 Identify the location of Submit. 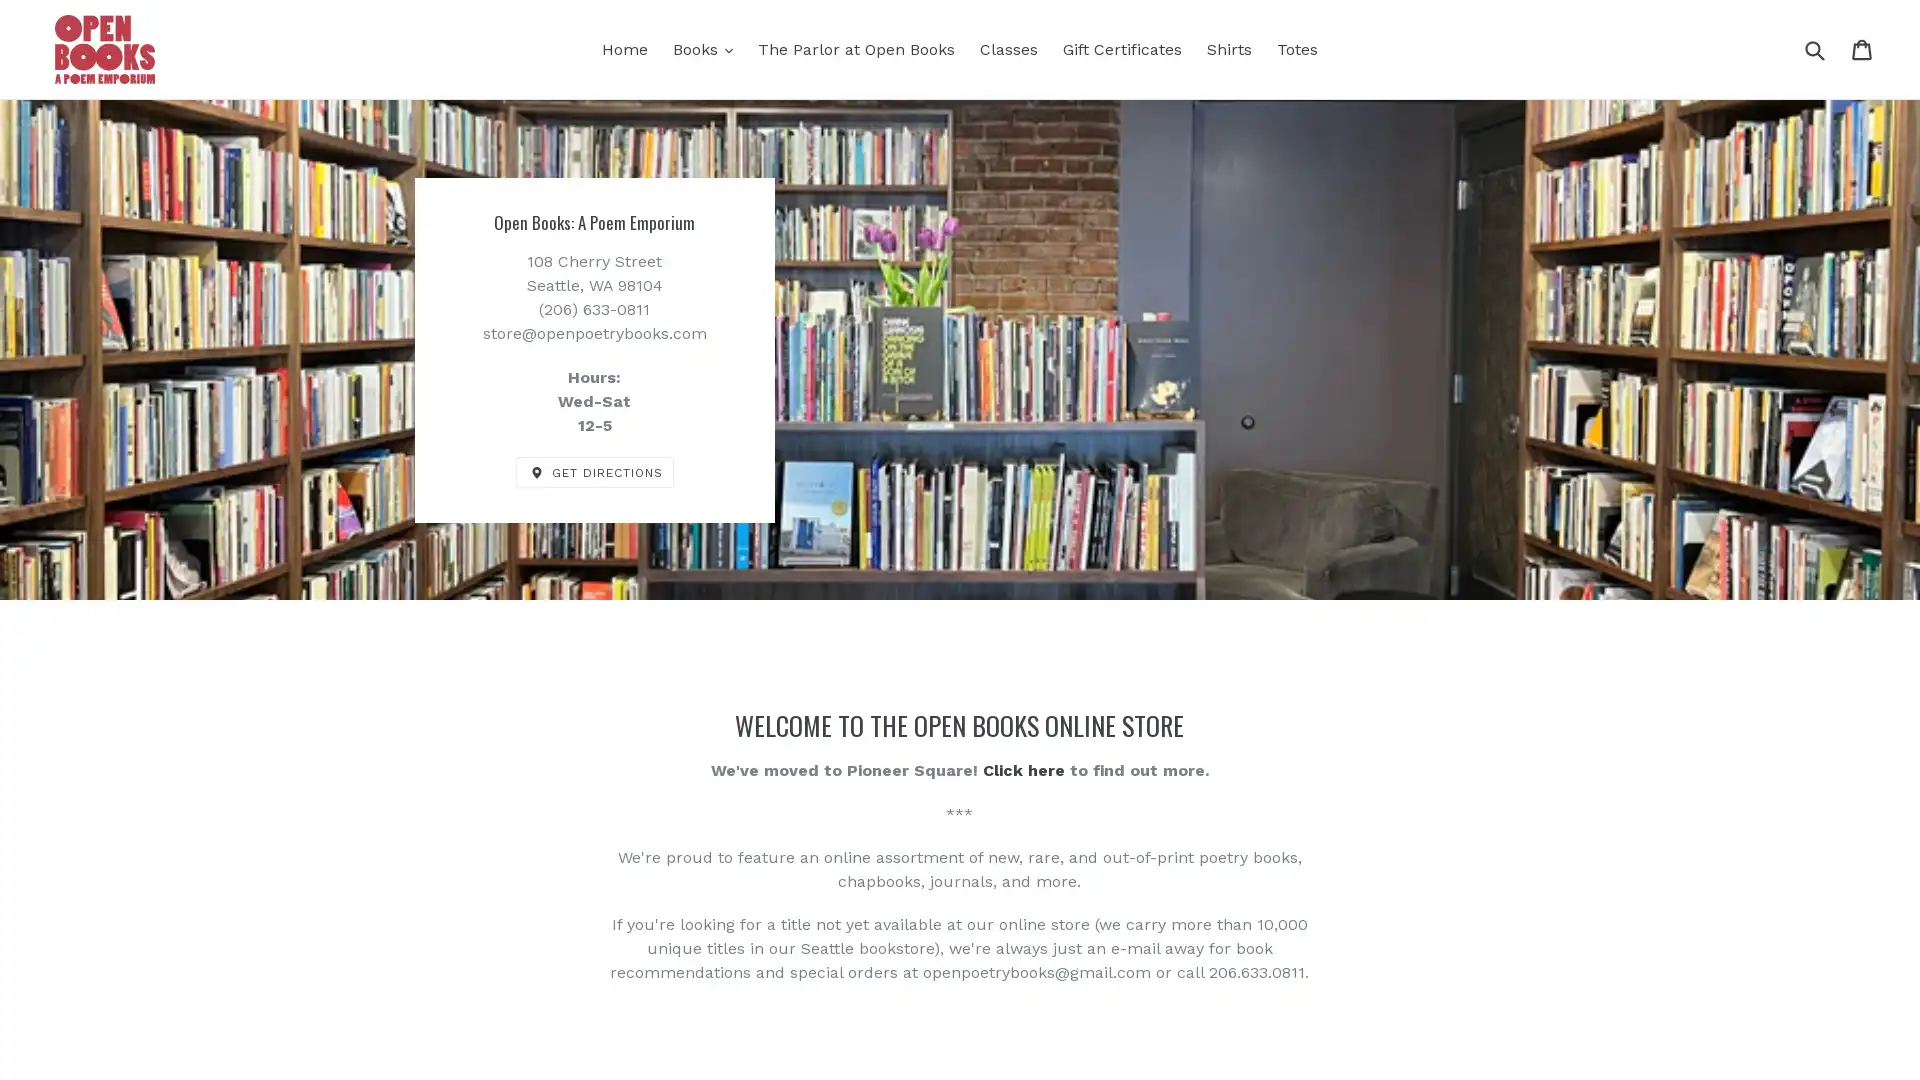
(1814, 48).